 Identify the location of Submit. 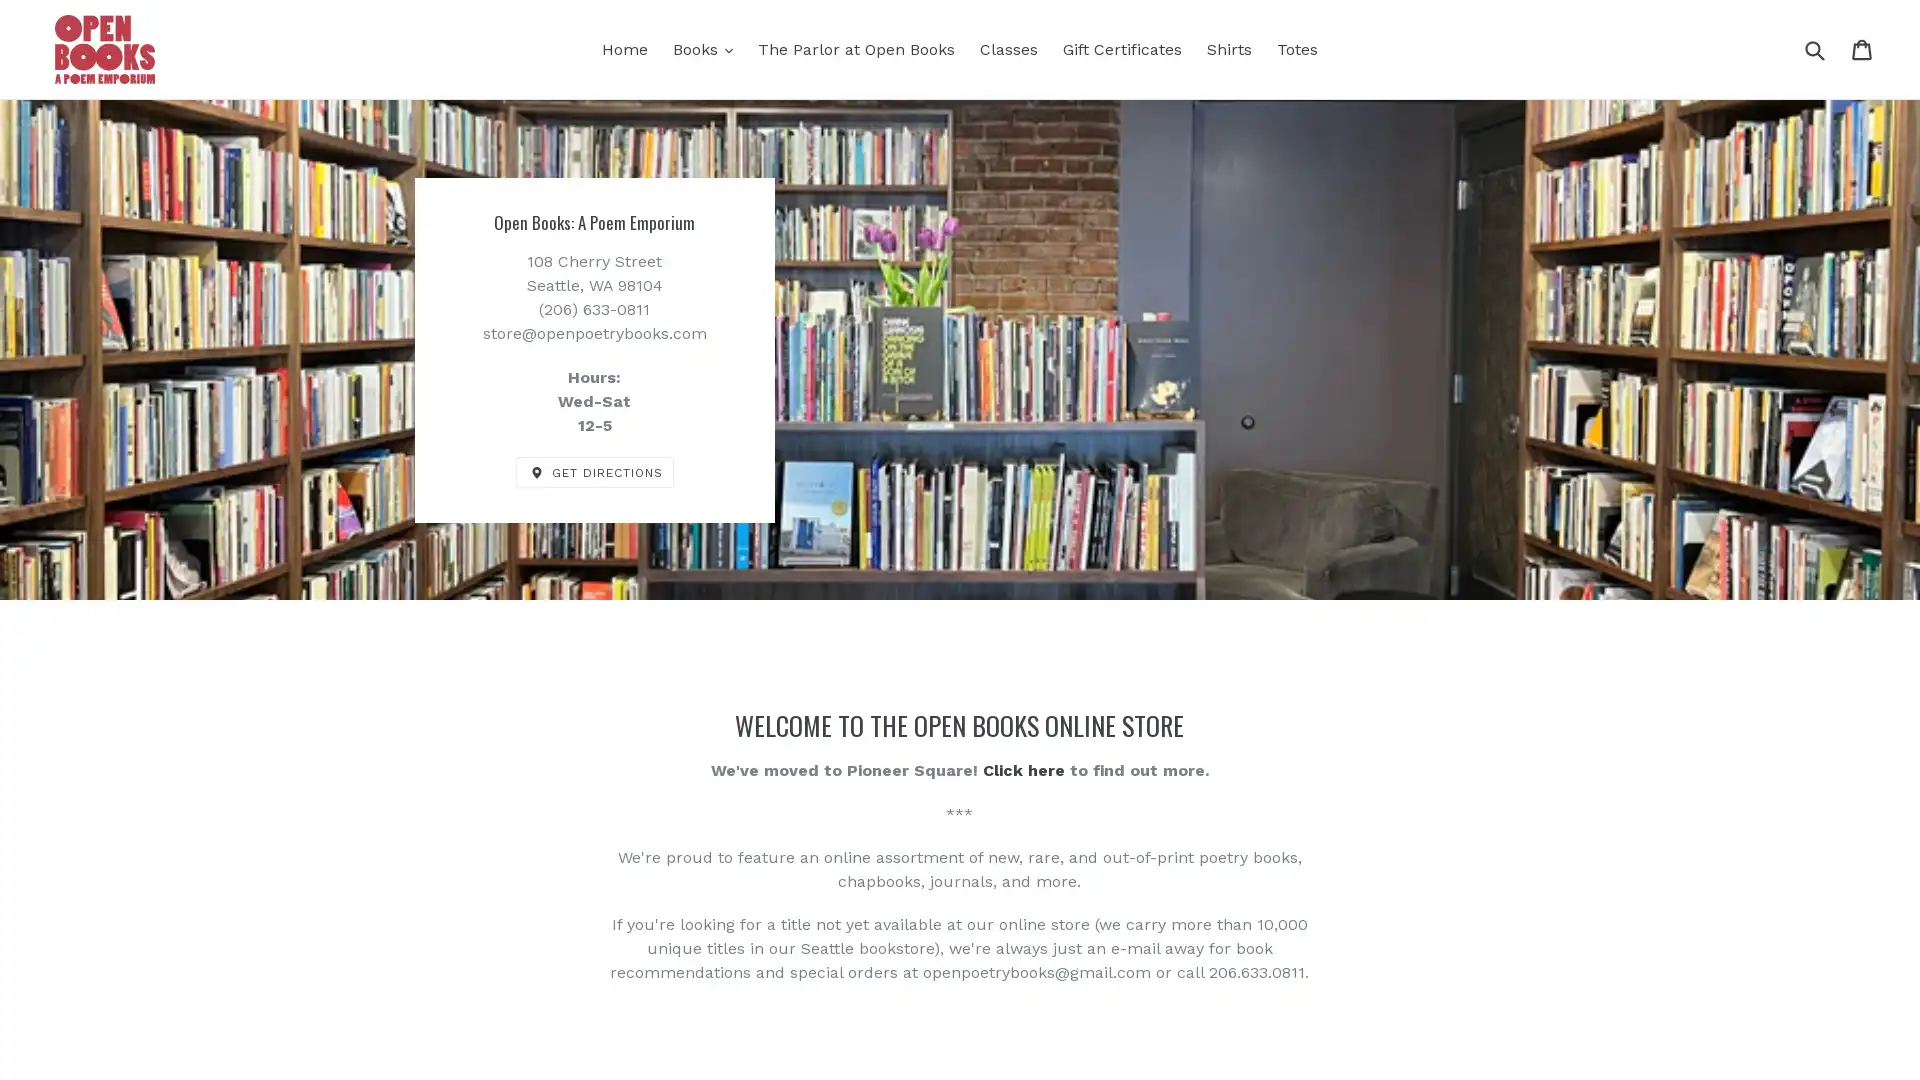
(1814, 48).